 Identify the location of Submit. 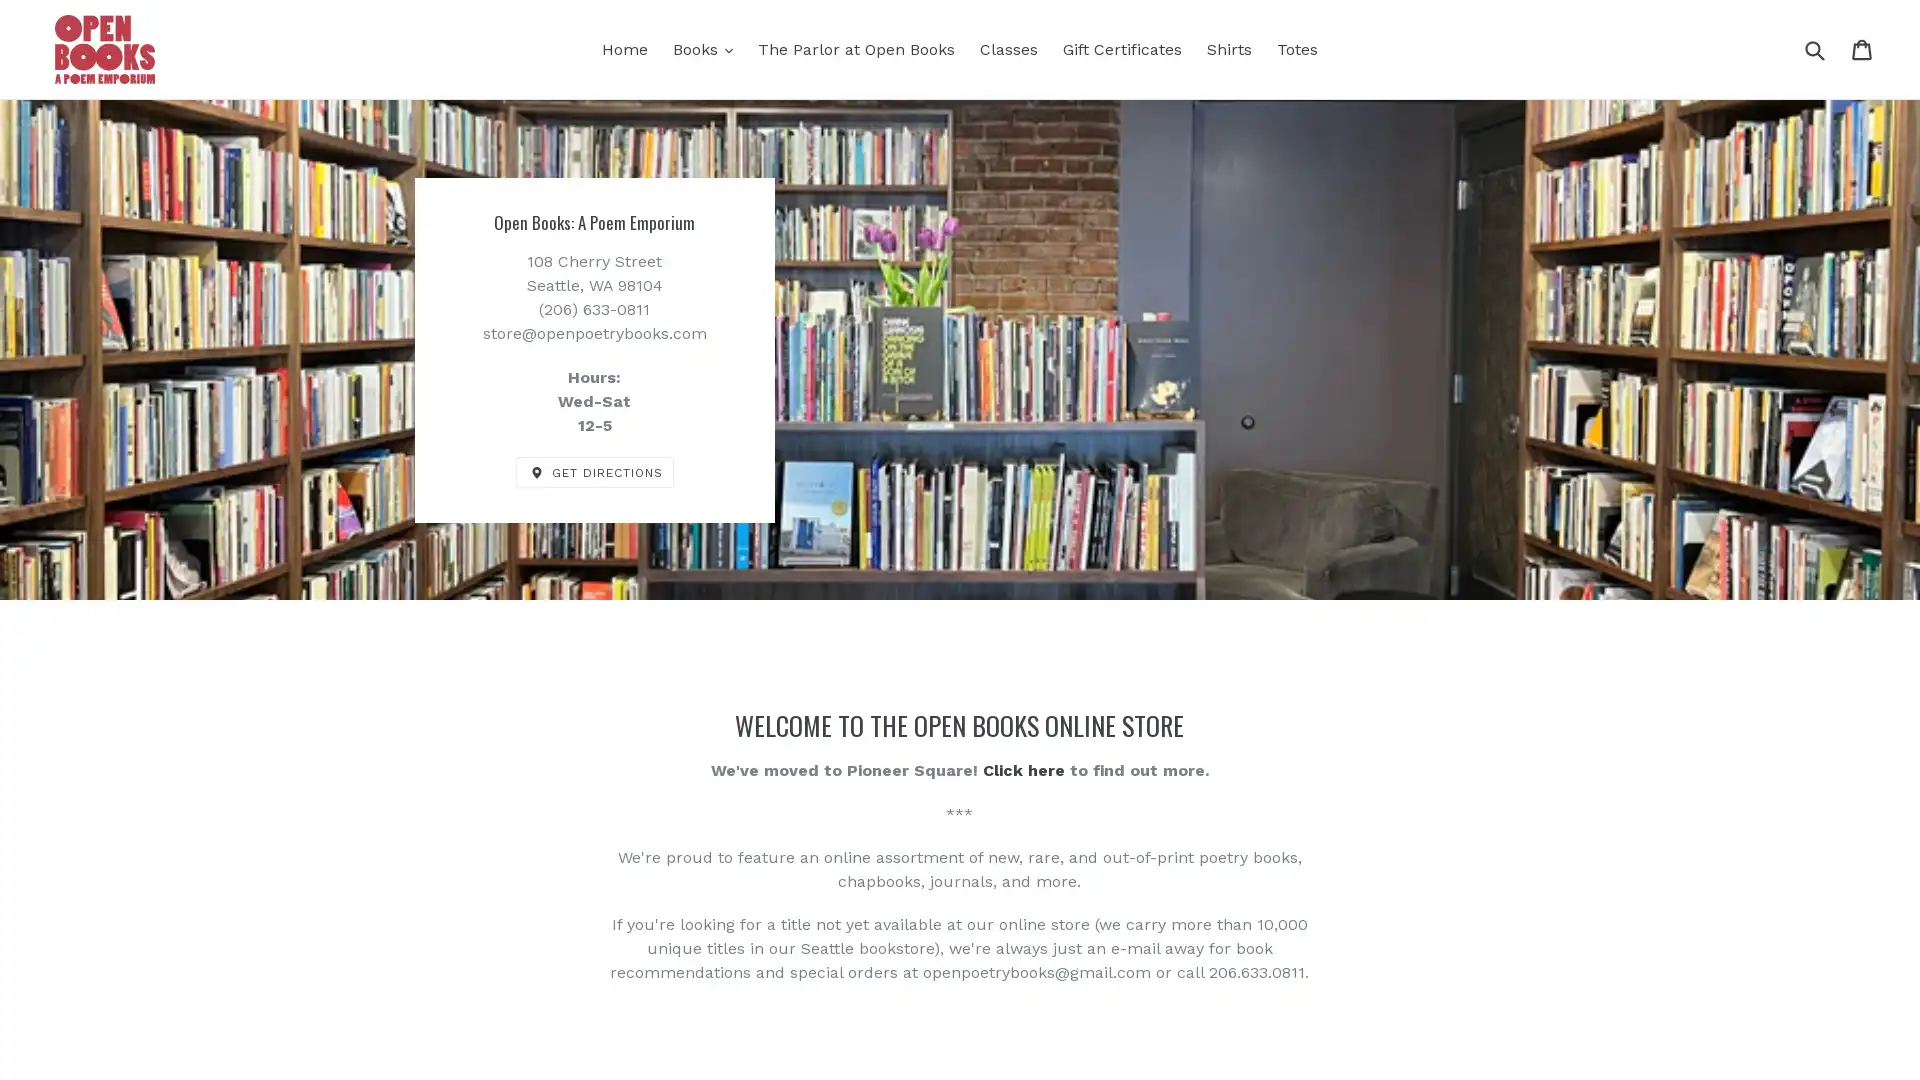
(1814, 48).